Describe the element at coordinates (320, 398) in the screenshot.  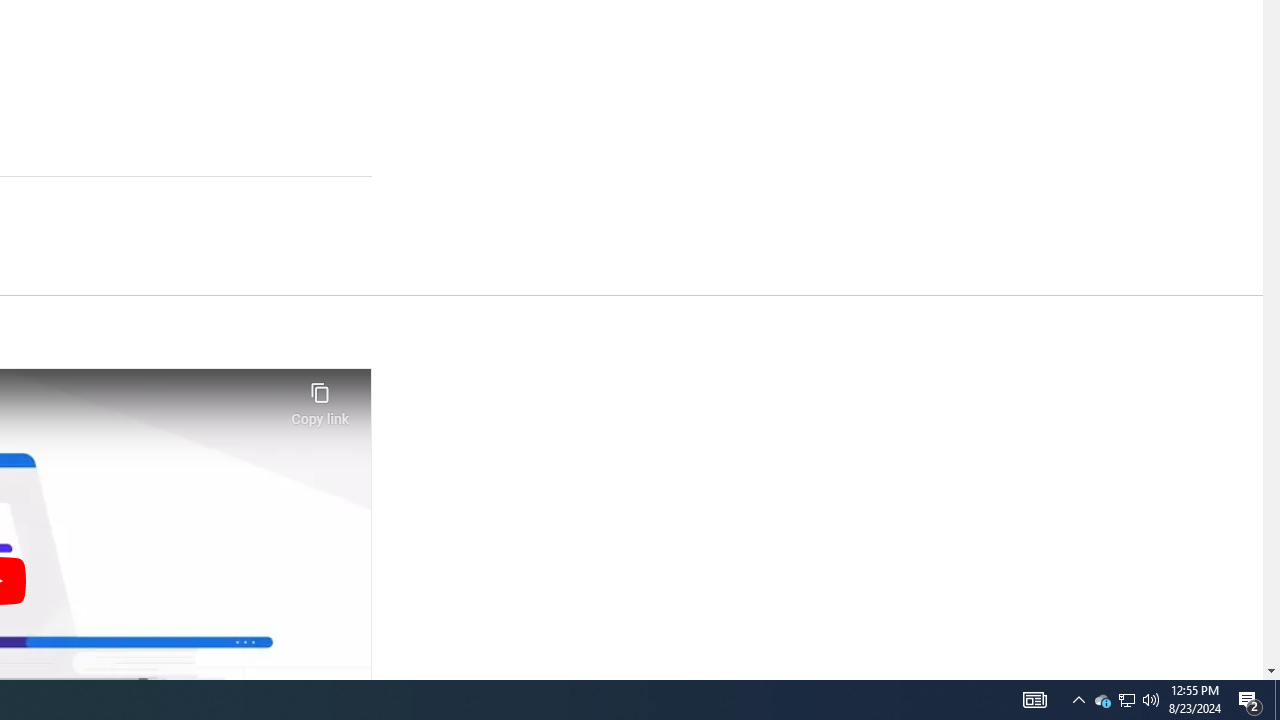
I see `'Copy link'` at that location.